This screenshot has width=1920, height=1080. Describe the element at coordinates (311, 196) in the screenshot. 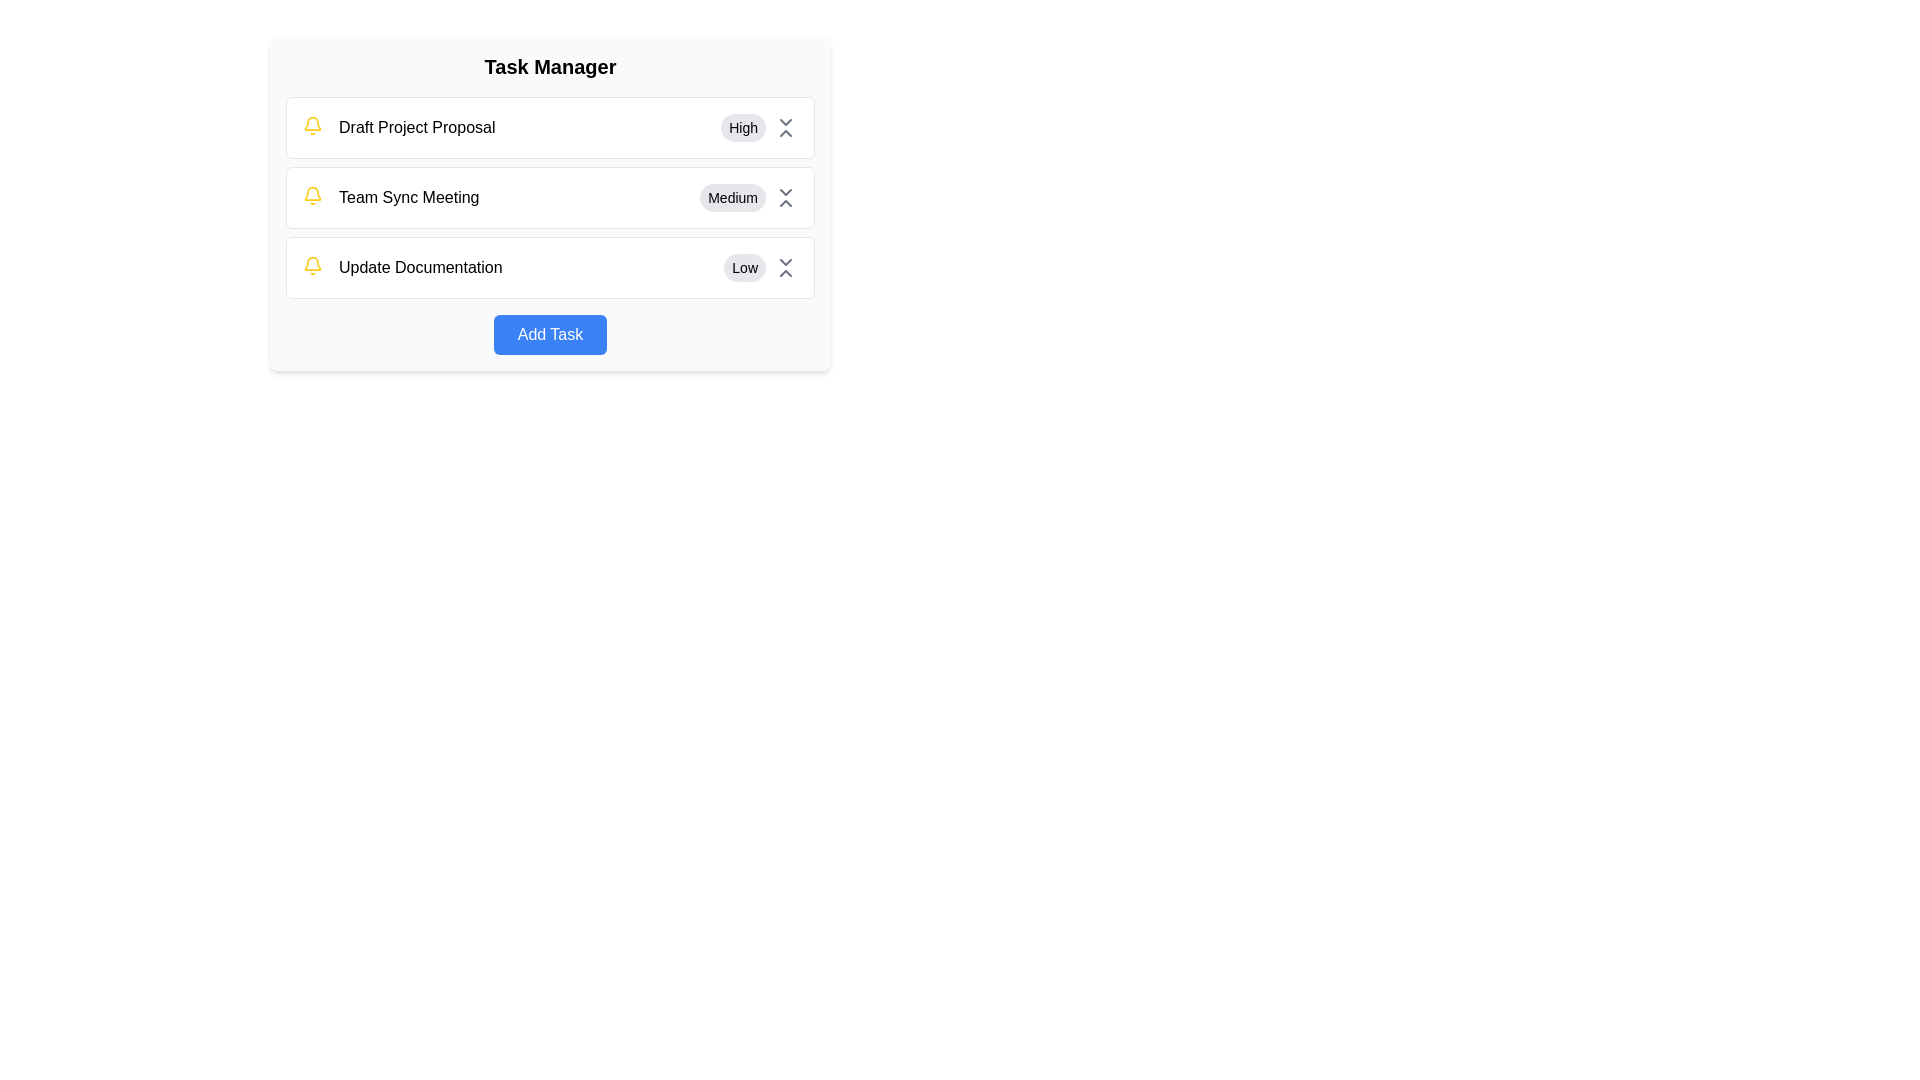

I see `the bell icon located to the left of the 'Team Sync Meeting' task label in the second row of the central task list` at that location.